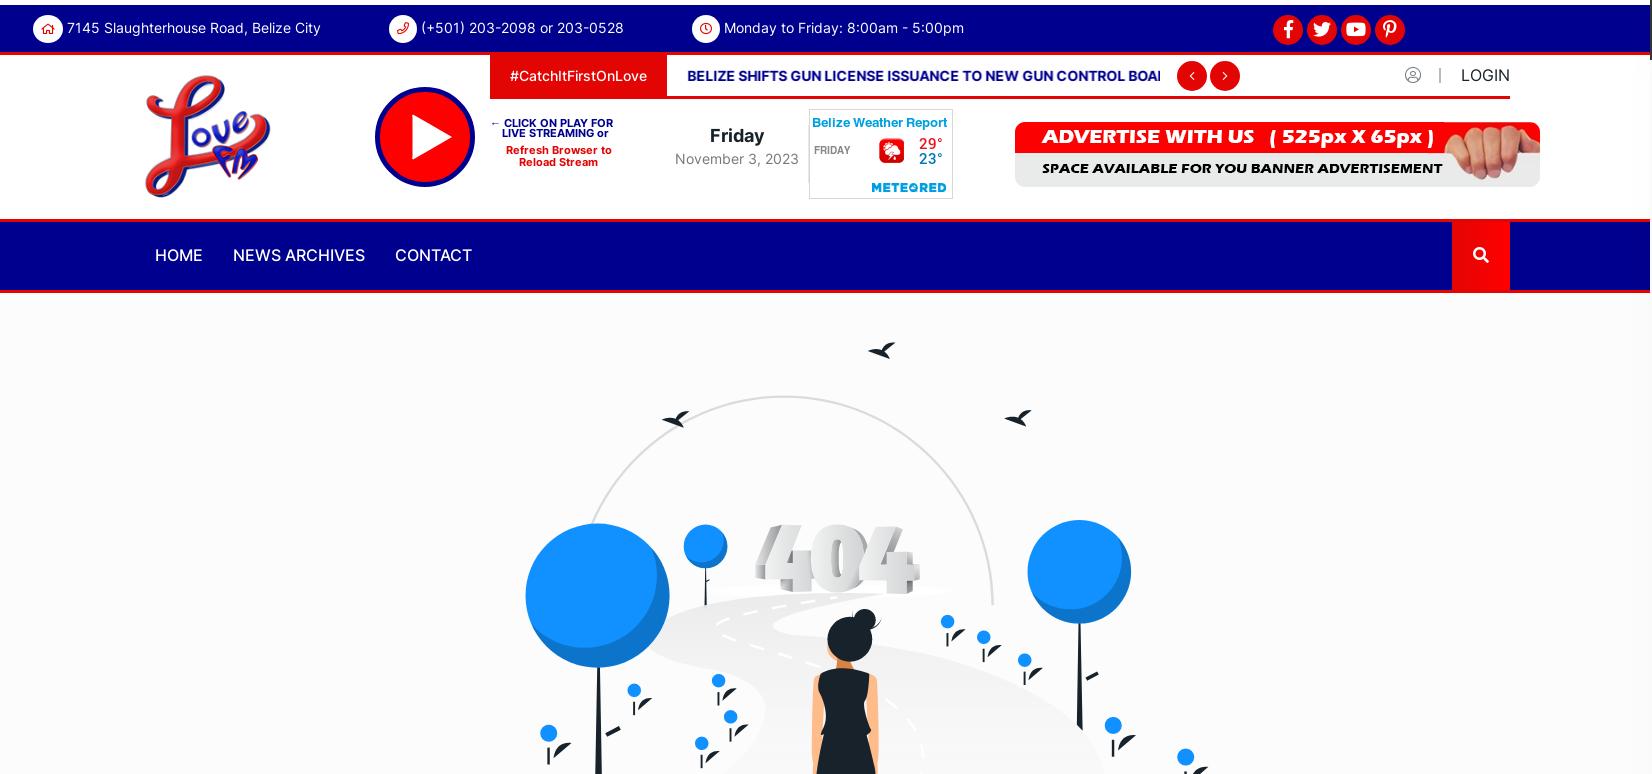 The image size is (1652, 774). Describe the element at coordinates (551, 121) in the screenshot. I see `'← CLICK ON PLAY FOR'` at that location.